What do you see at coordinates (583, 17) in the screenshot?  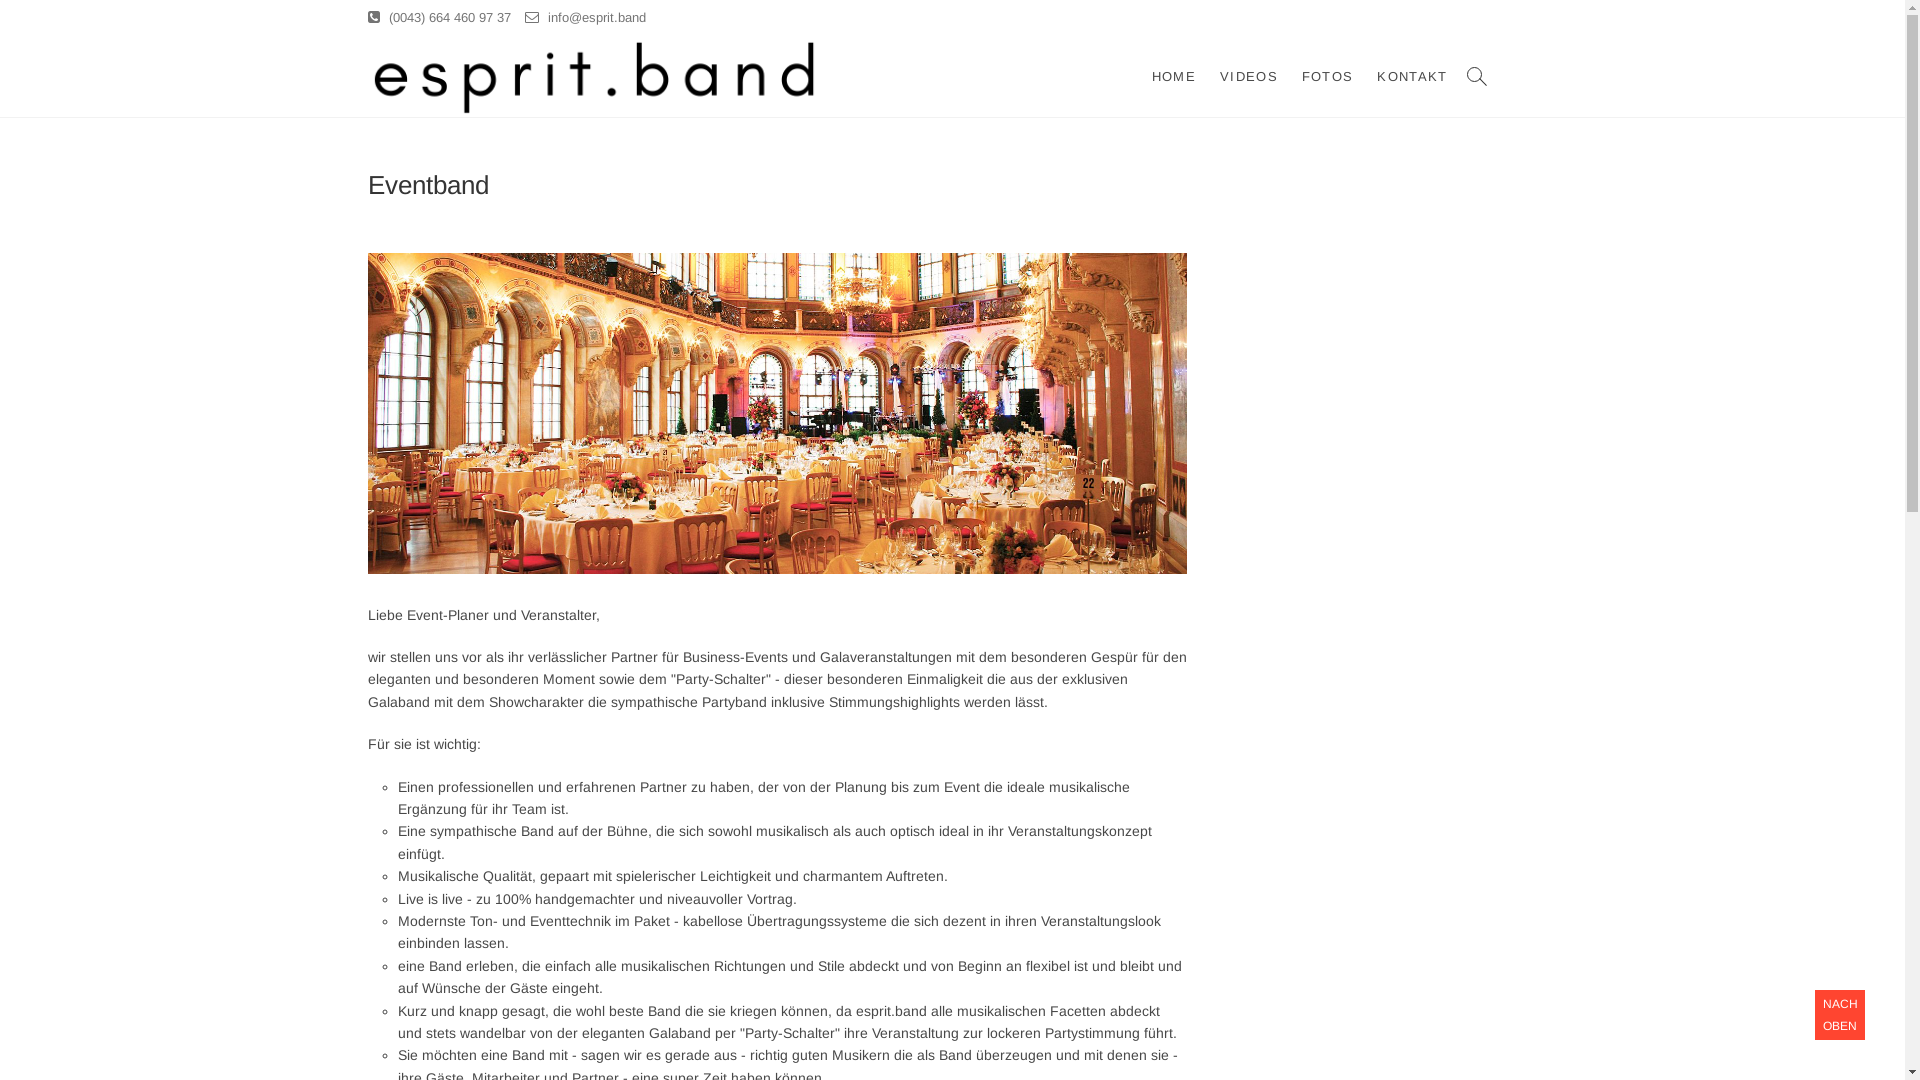 I see `'info@esprit.band'` at bounding box center [583, 17].